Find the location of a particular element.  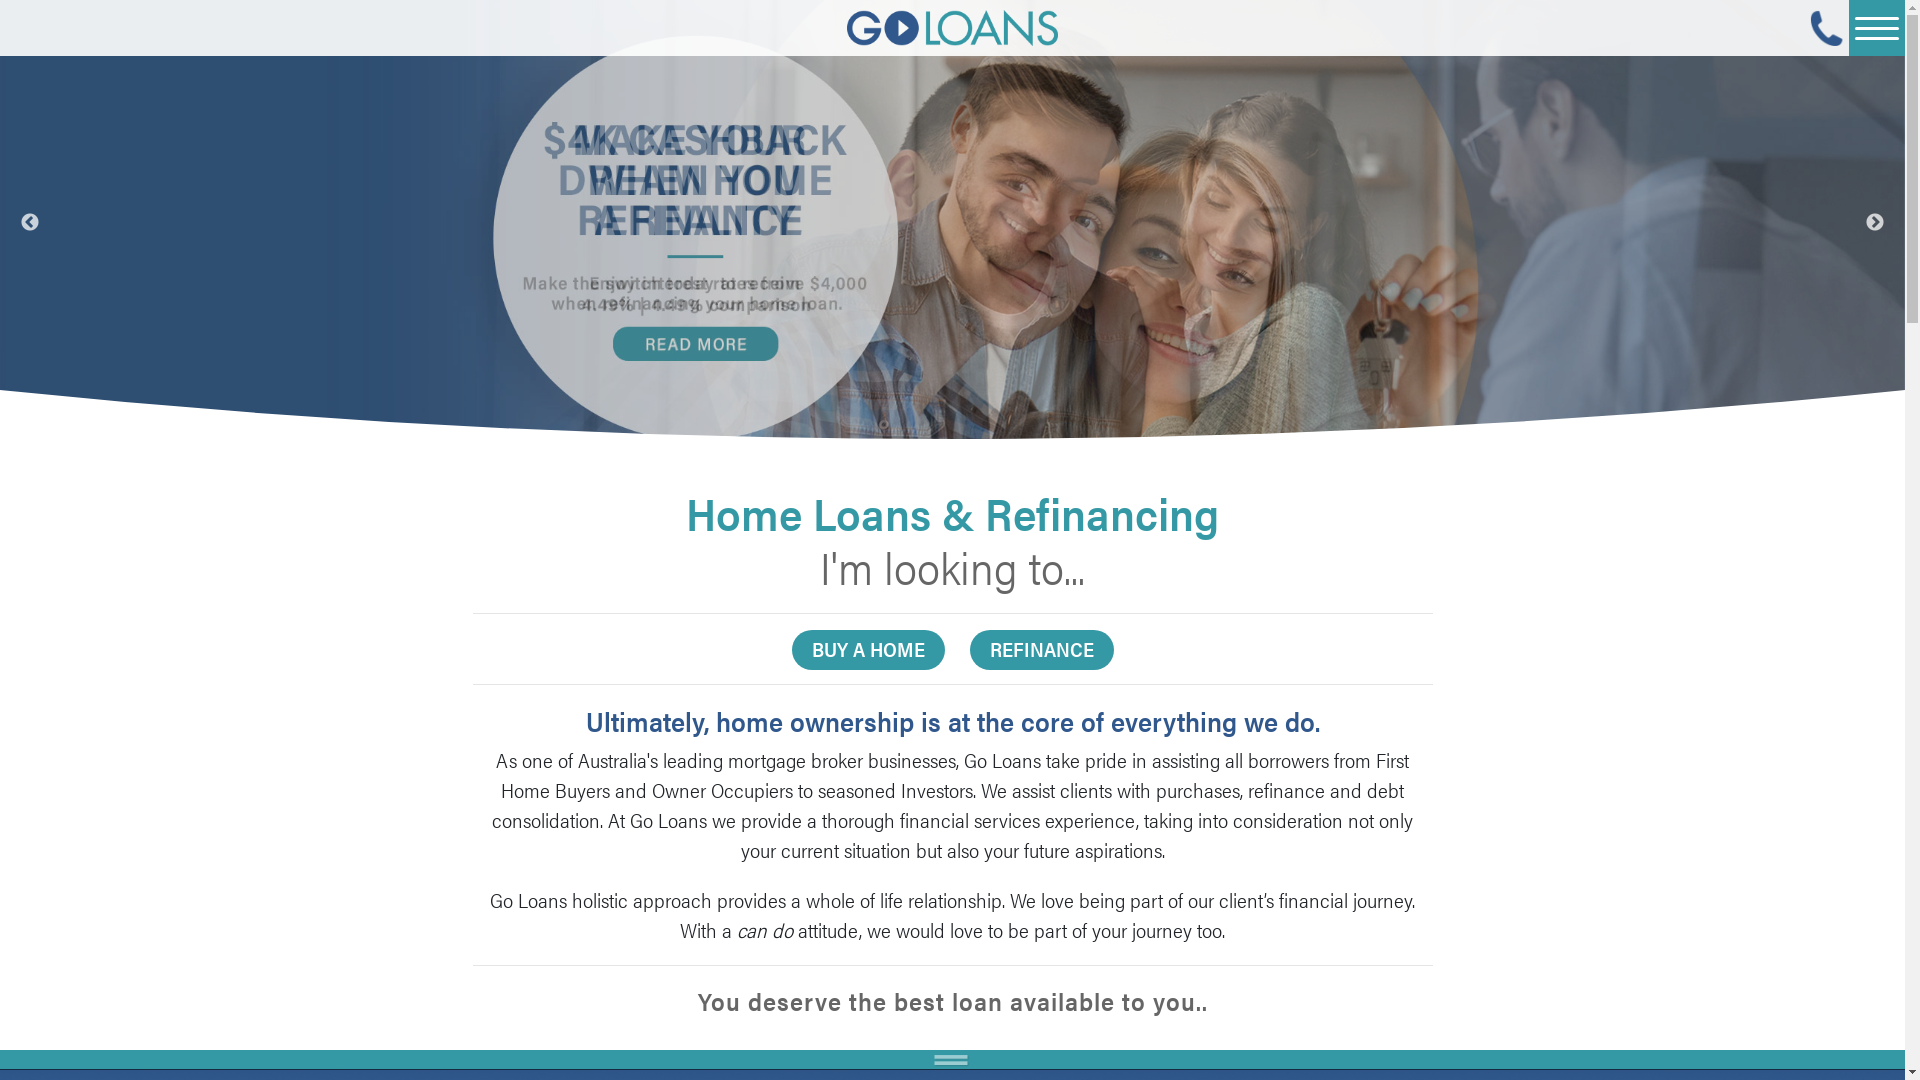

'Previous' is located at coordinates (29, 222).